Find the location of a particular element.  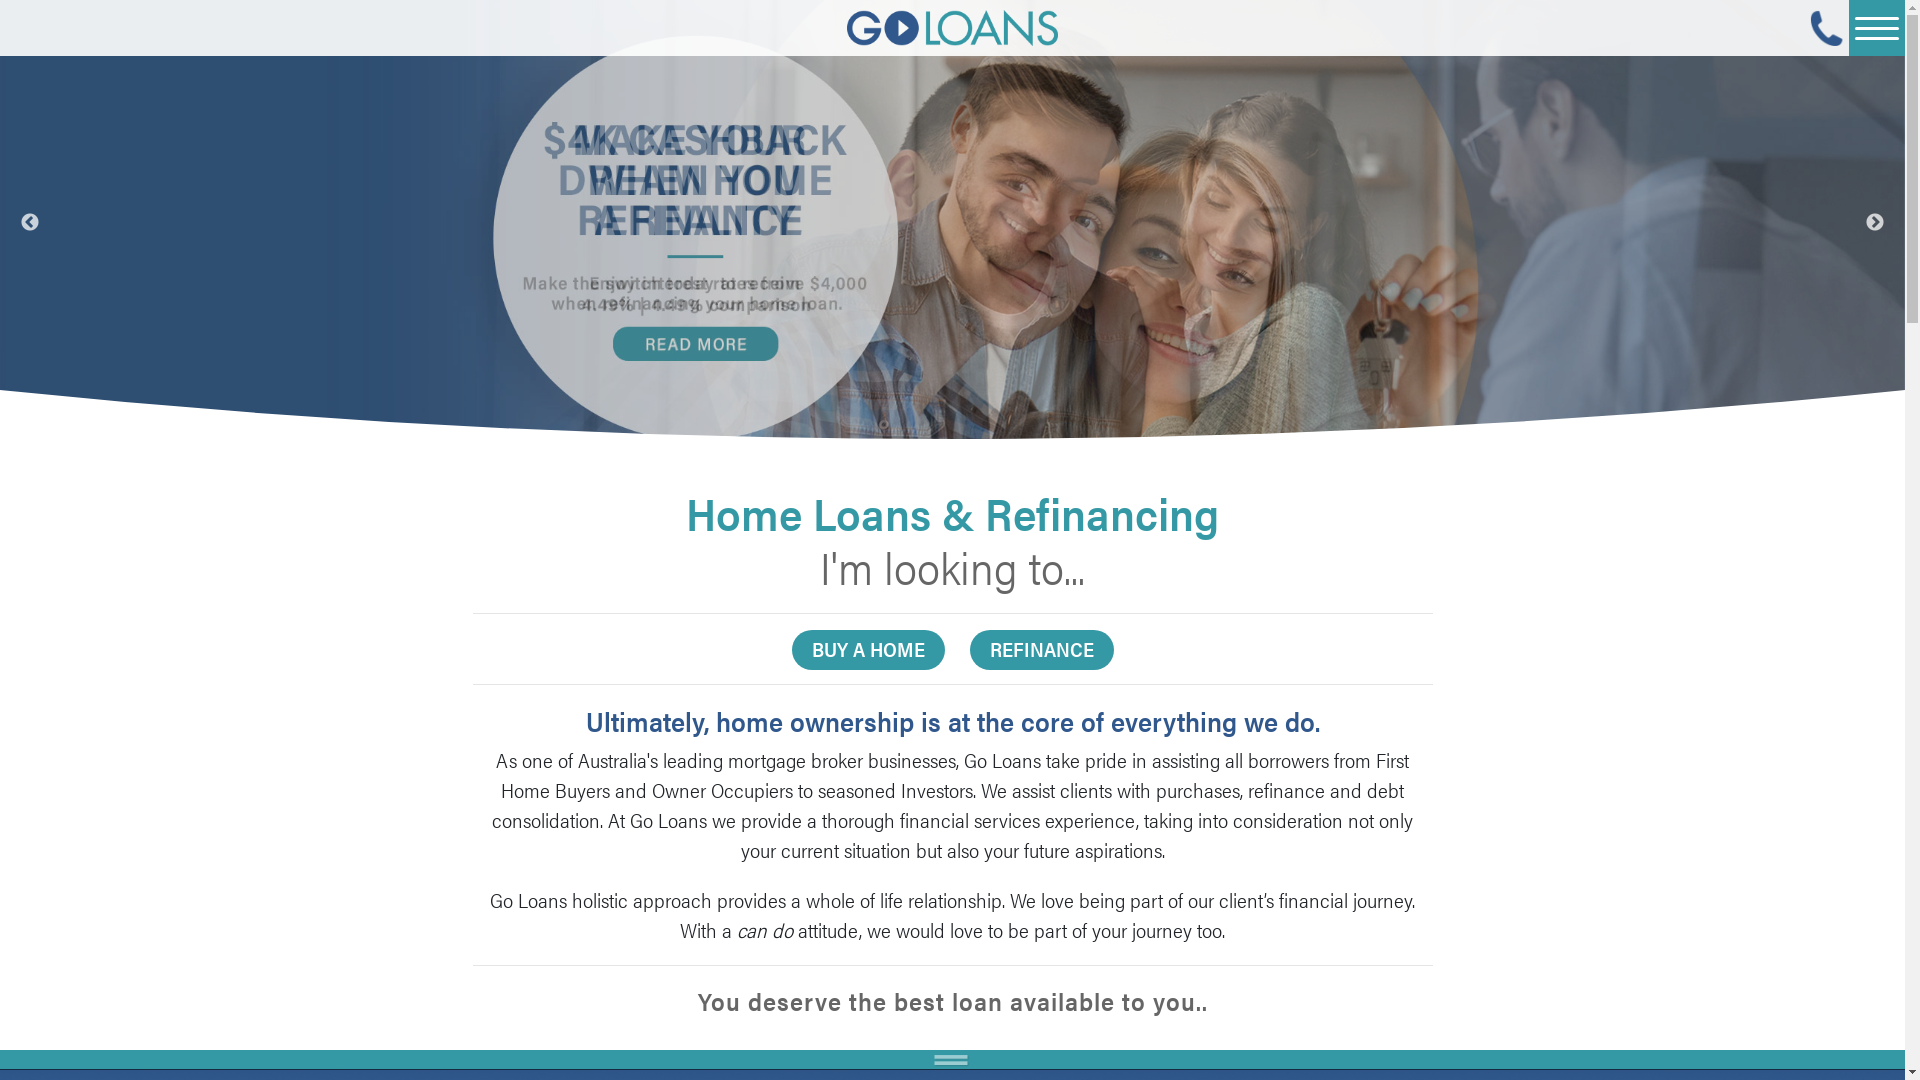

'Previous' is located at coordinates (29, 222).